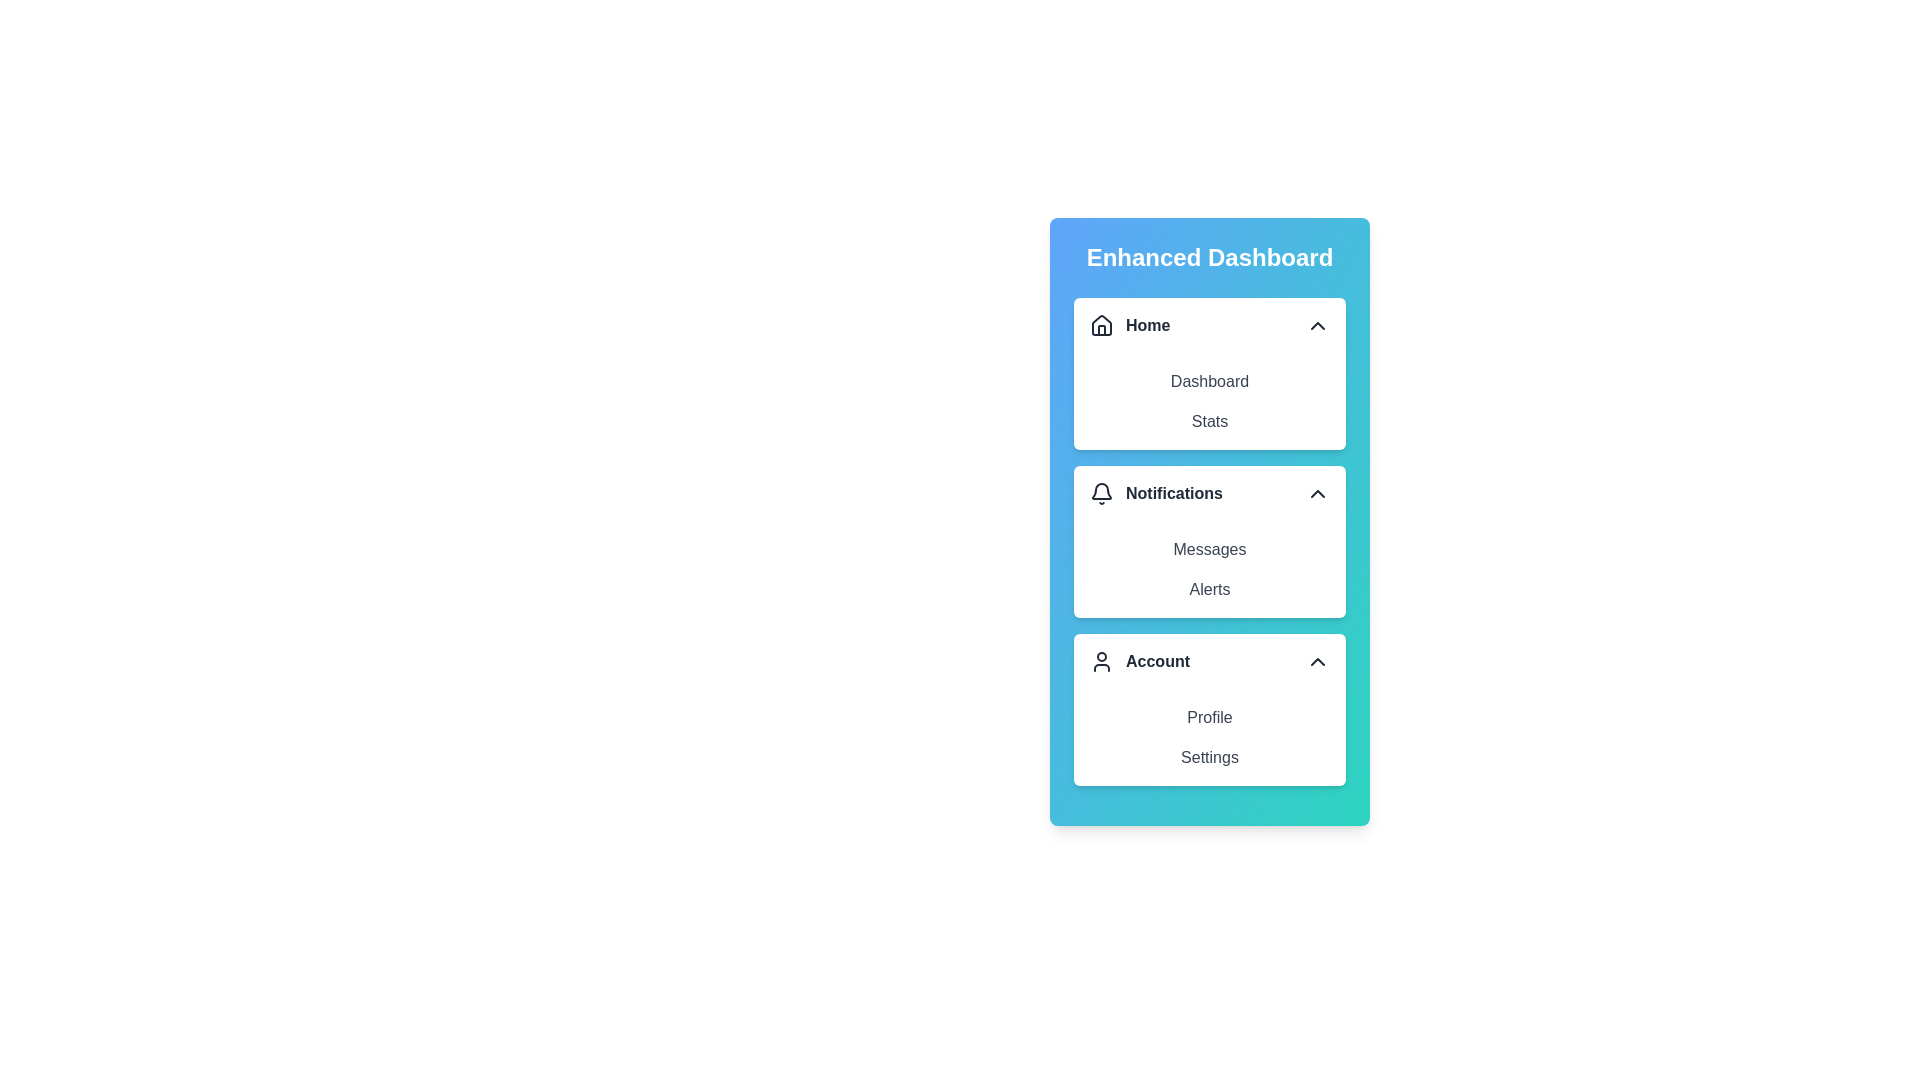 Image resolution: width=1920 pixels, height=1080 pixels. Describe the element at coordinates (1208, 550) in the screenshot. I see `the menu item Messages from the expanded section` at that location.